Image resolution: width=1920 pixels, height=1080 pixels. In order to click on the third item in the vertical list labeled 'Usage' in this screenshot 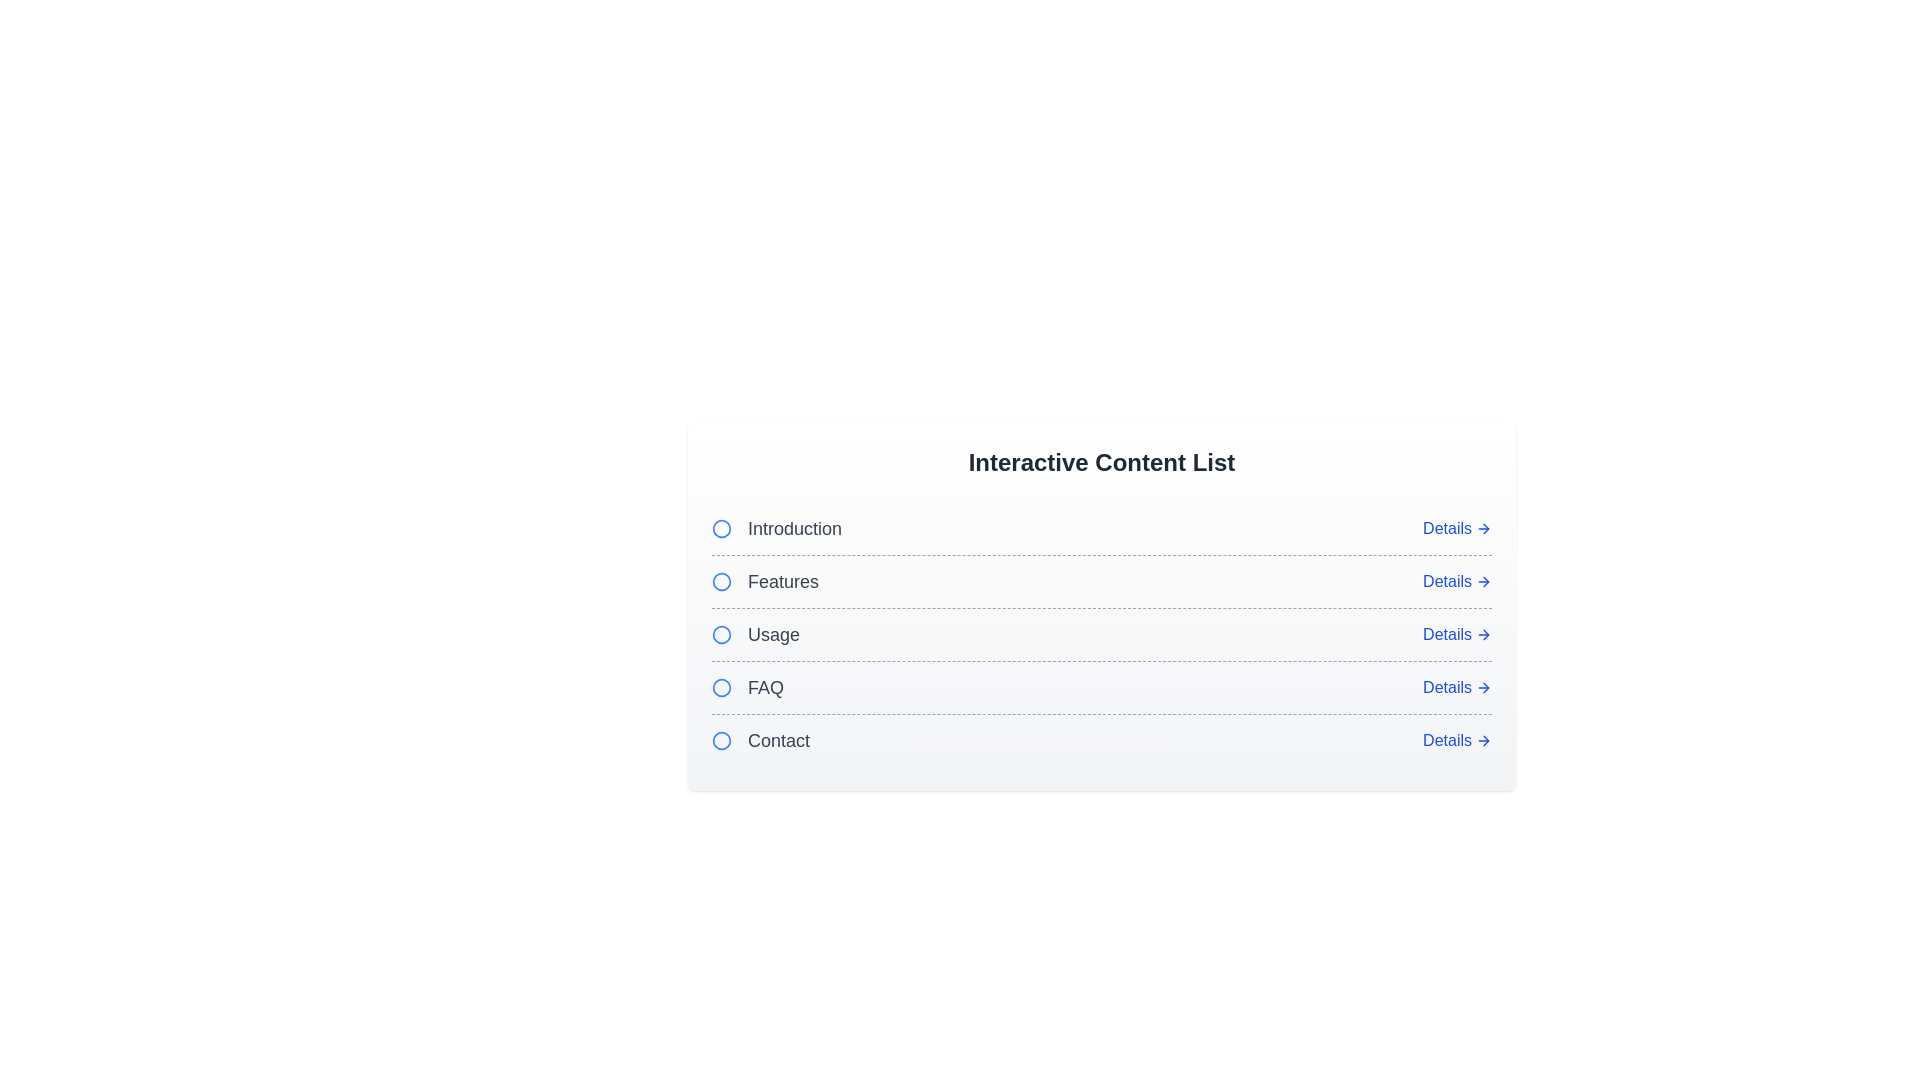, I will do `click(1101, 633)`.